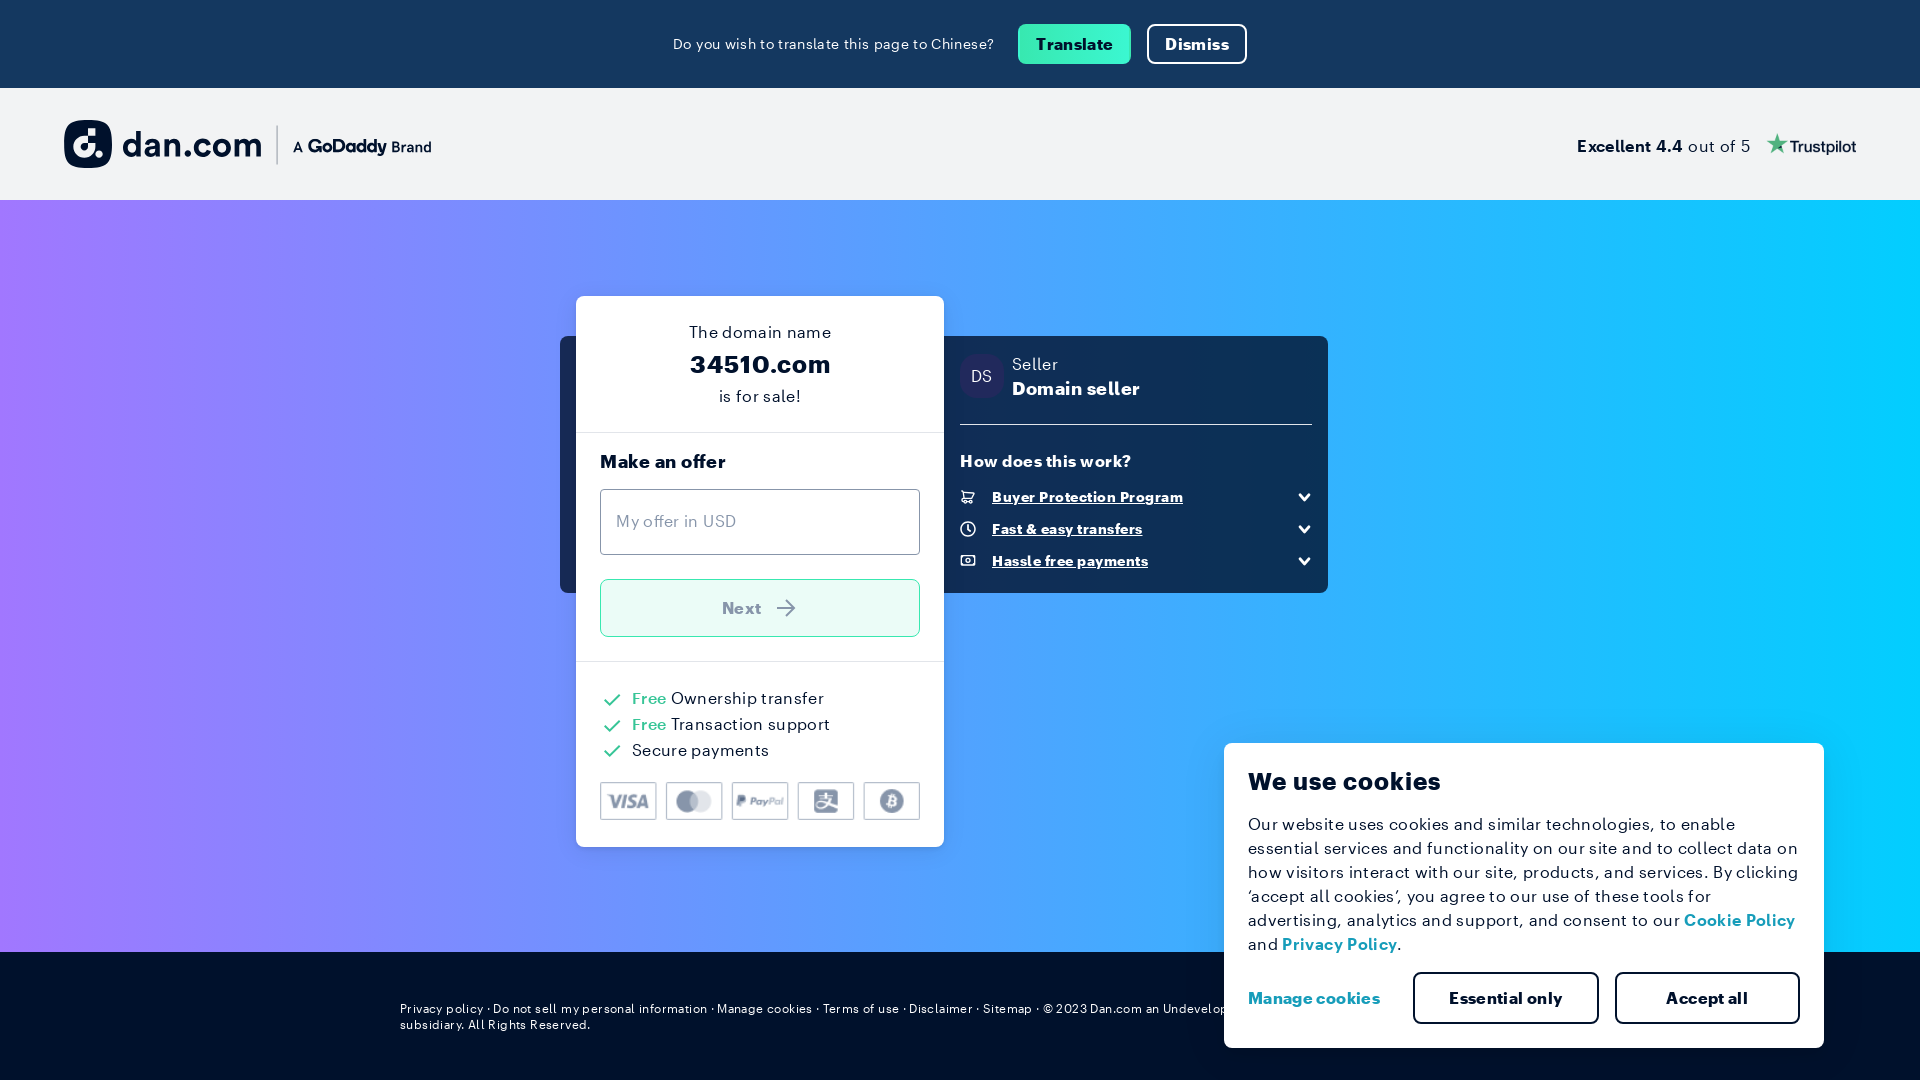 This screenshot has width=1920, height=1080. Describe the element at coordinates (599, 1007) in the screenshot. I see `'Do not sell my personal information'` at that location.